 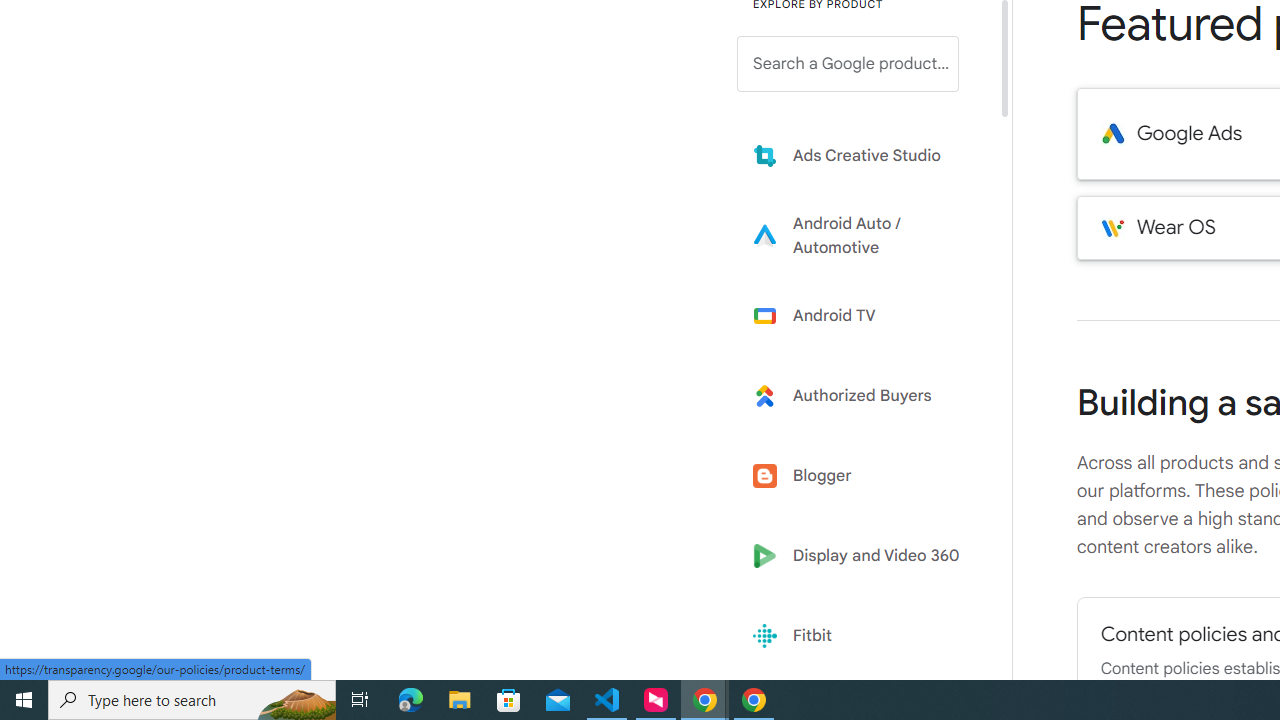 What do you see at coordinates (862, 636) in the screenshot?
I see `'Fitbit'` at bounding box center [862, 636].